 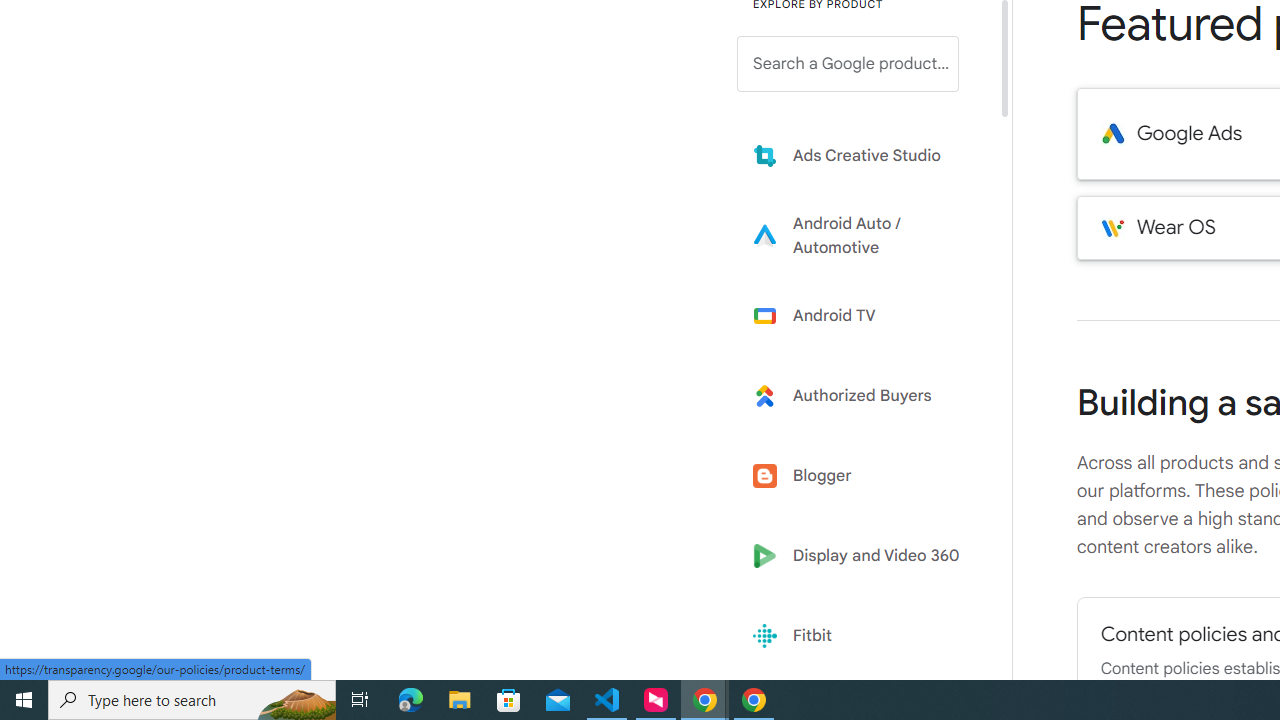 What do you see at coordinates (862, 636) in the screenshot?
I see `'Fitbit'` at bounding box center [862, 636].